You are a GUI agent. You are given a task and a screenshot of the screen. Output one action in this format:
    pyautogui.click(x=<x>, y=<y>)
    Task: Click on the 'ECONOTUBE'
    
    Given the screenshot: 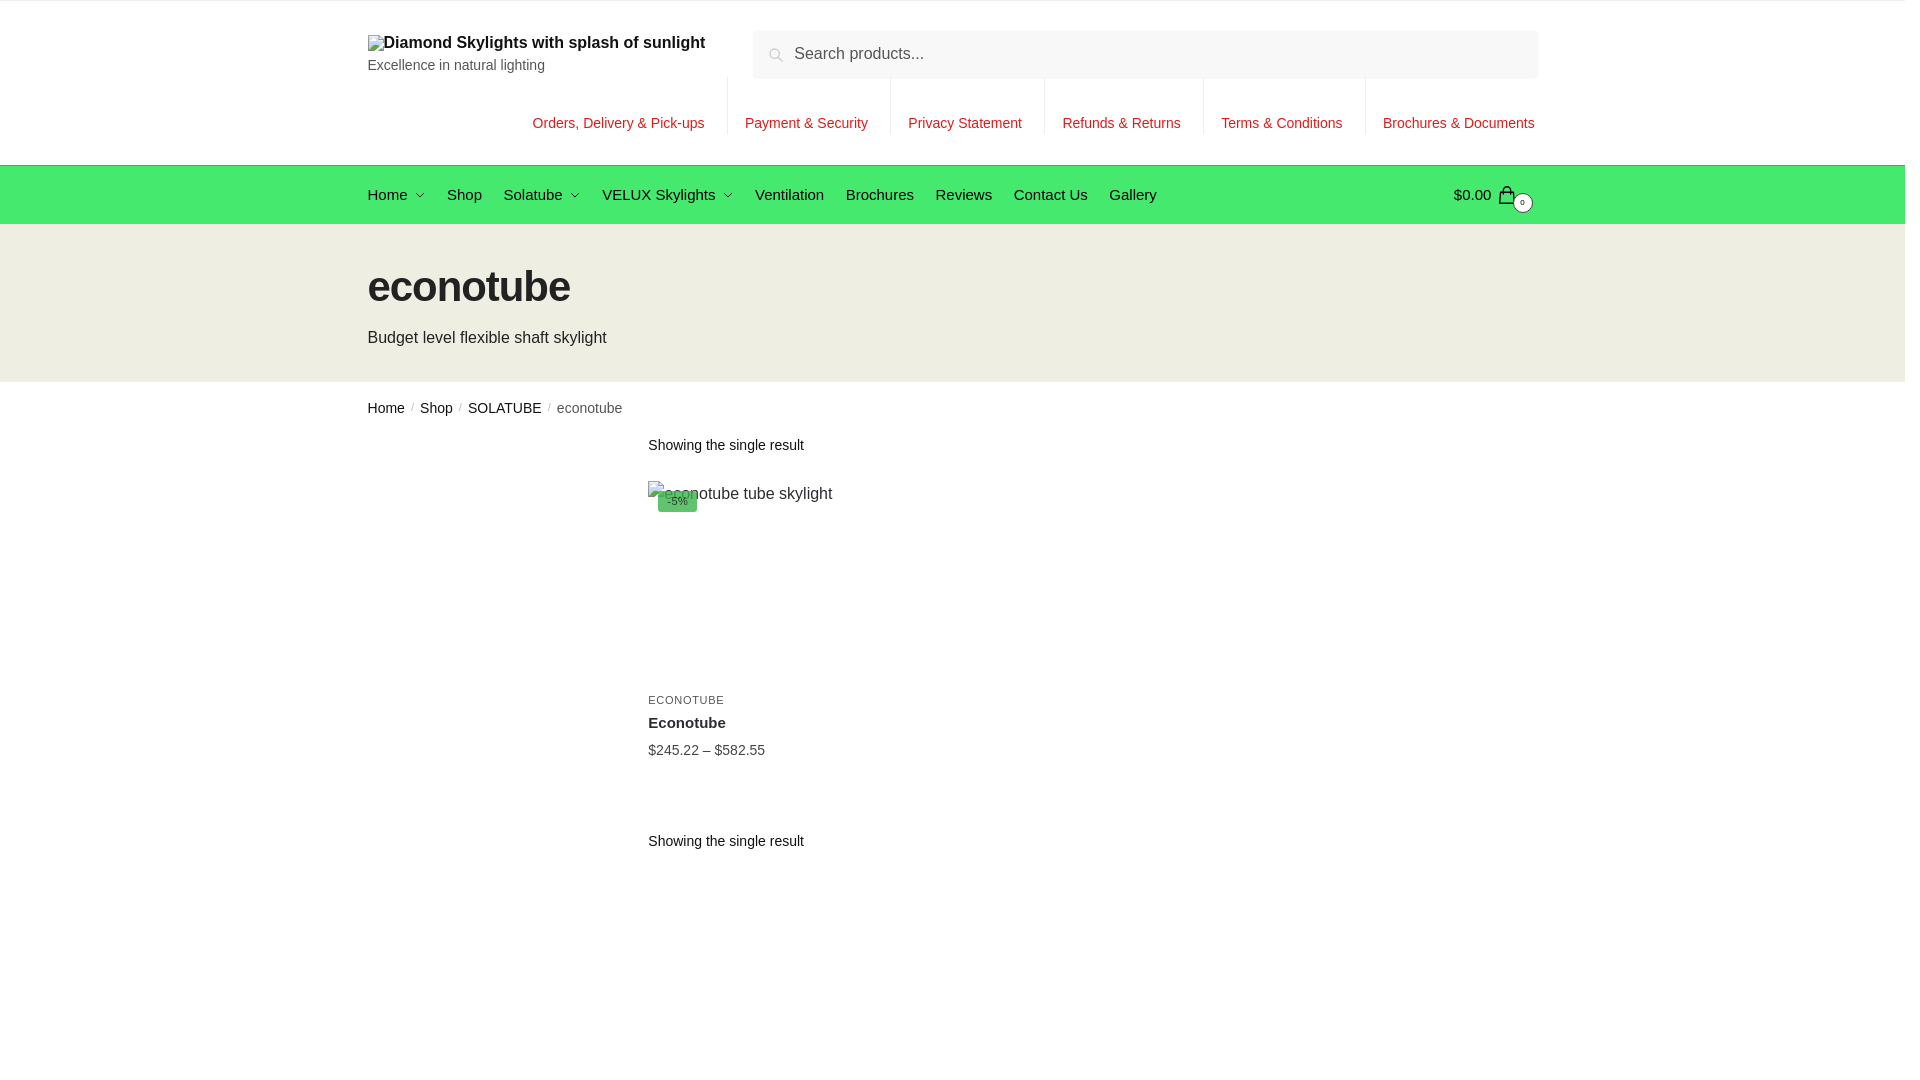 What is the action you would take?
    pyautogui.click(x=686, y=698)
    